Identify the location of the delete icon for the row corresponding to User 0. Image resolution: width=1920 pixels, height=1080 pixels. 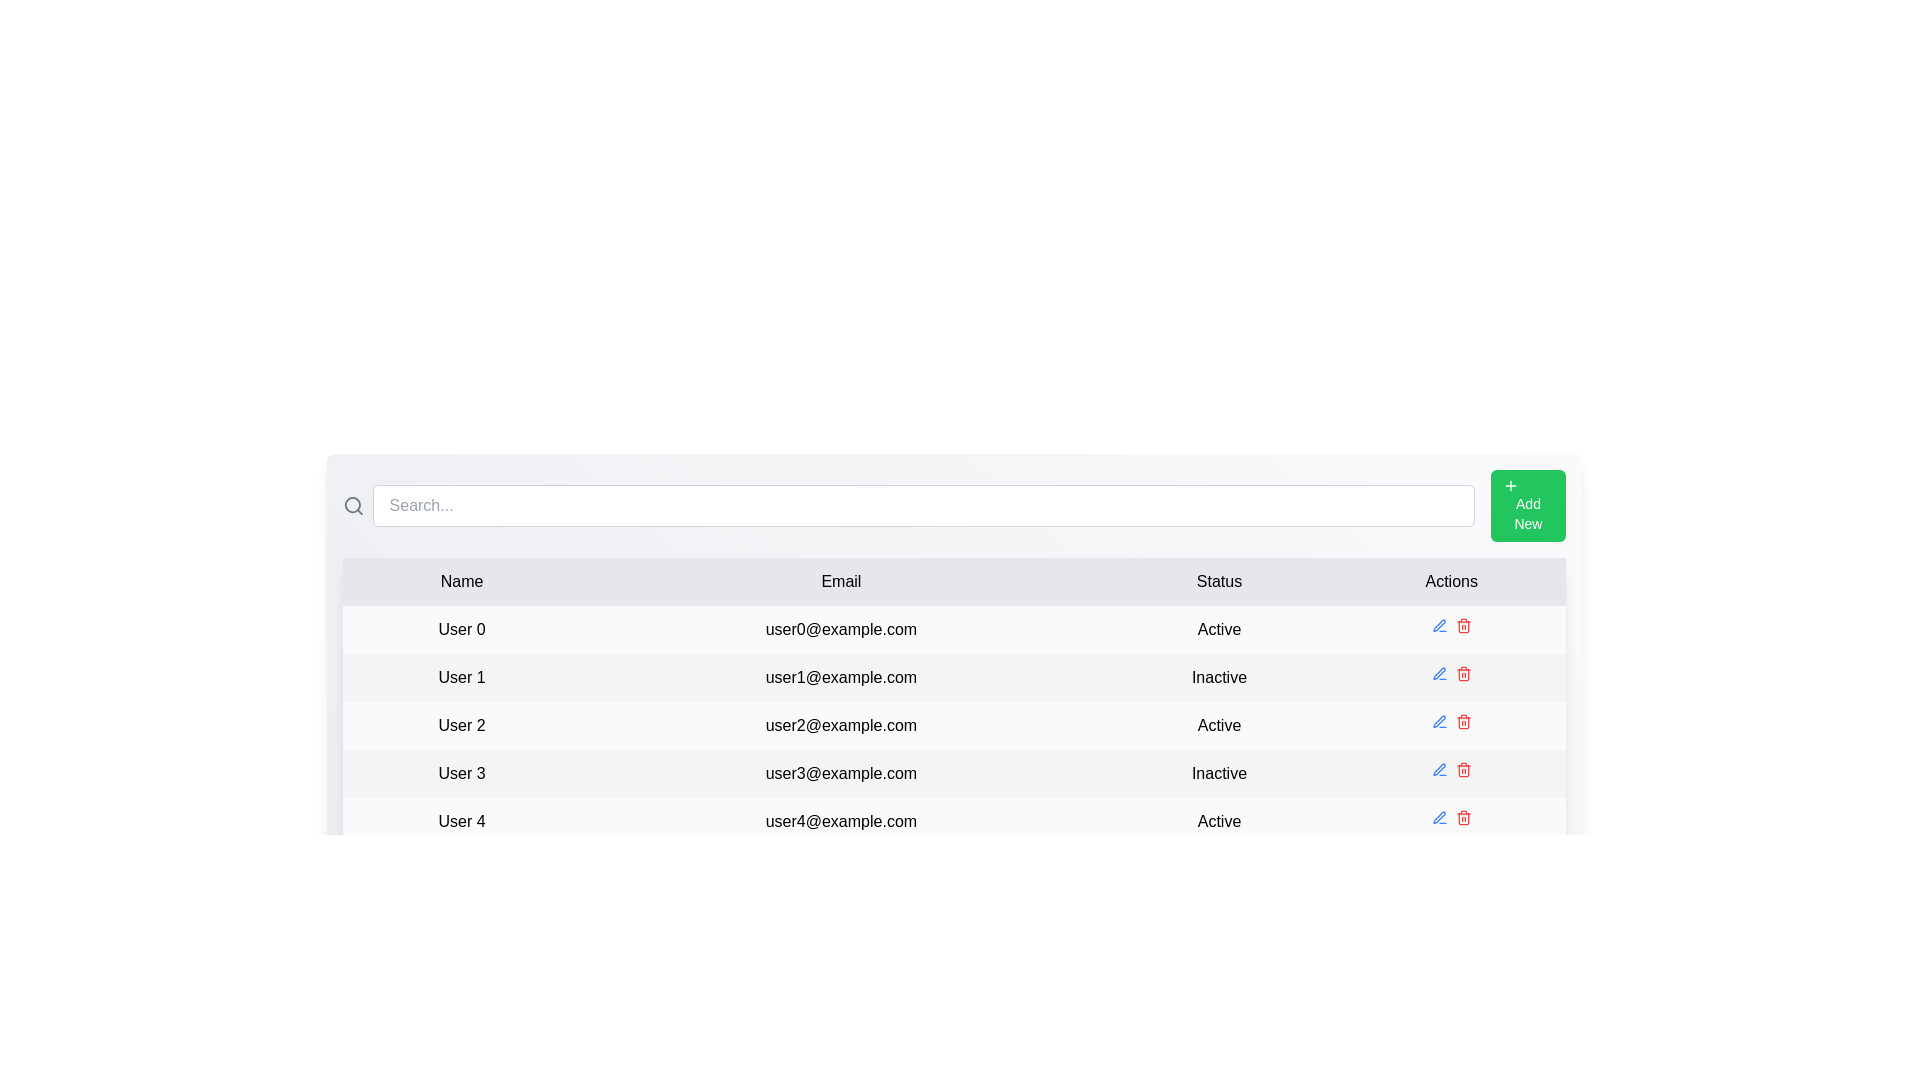
(1463, 624).